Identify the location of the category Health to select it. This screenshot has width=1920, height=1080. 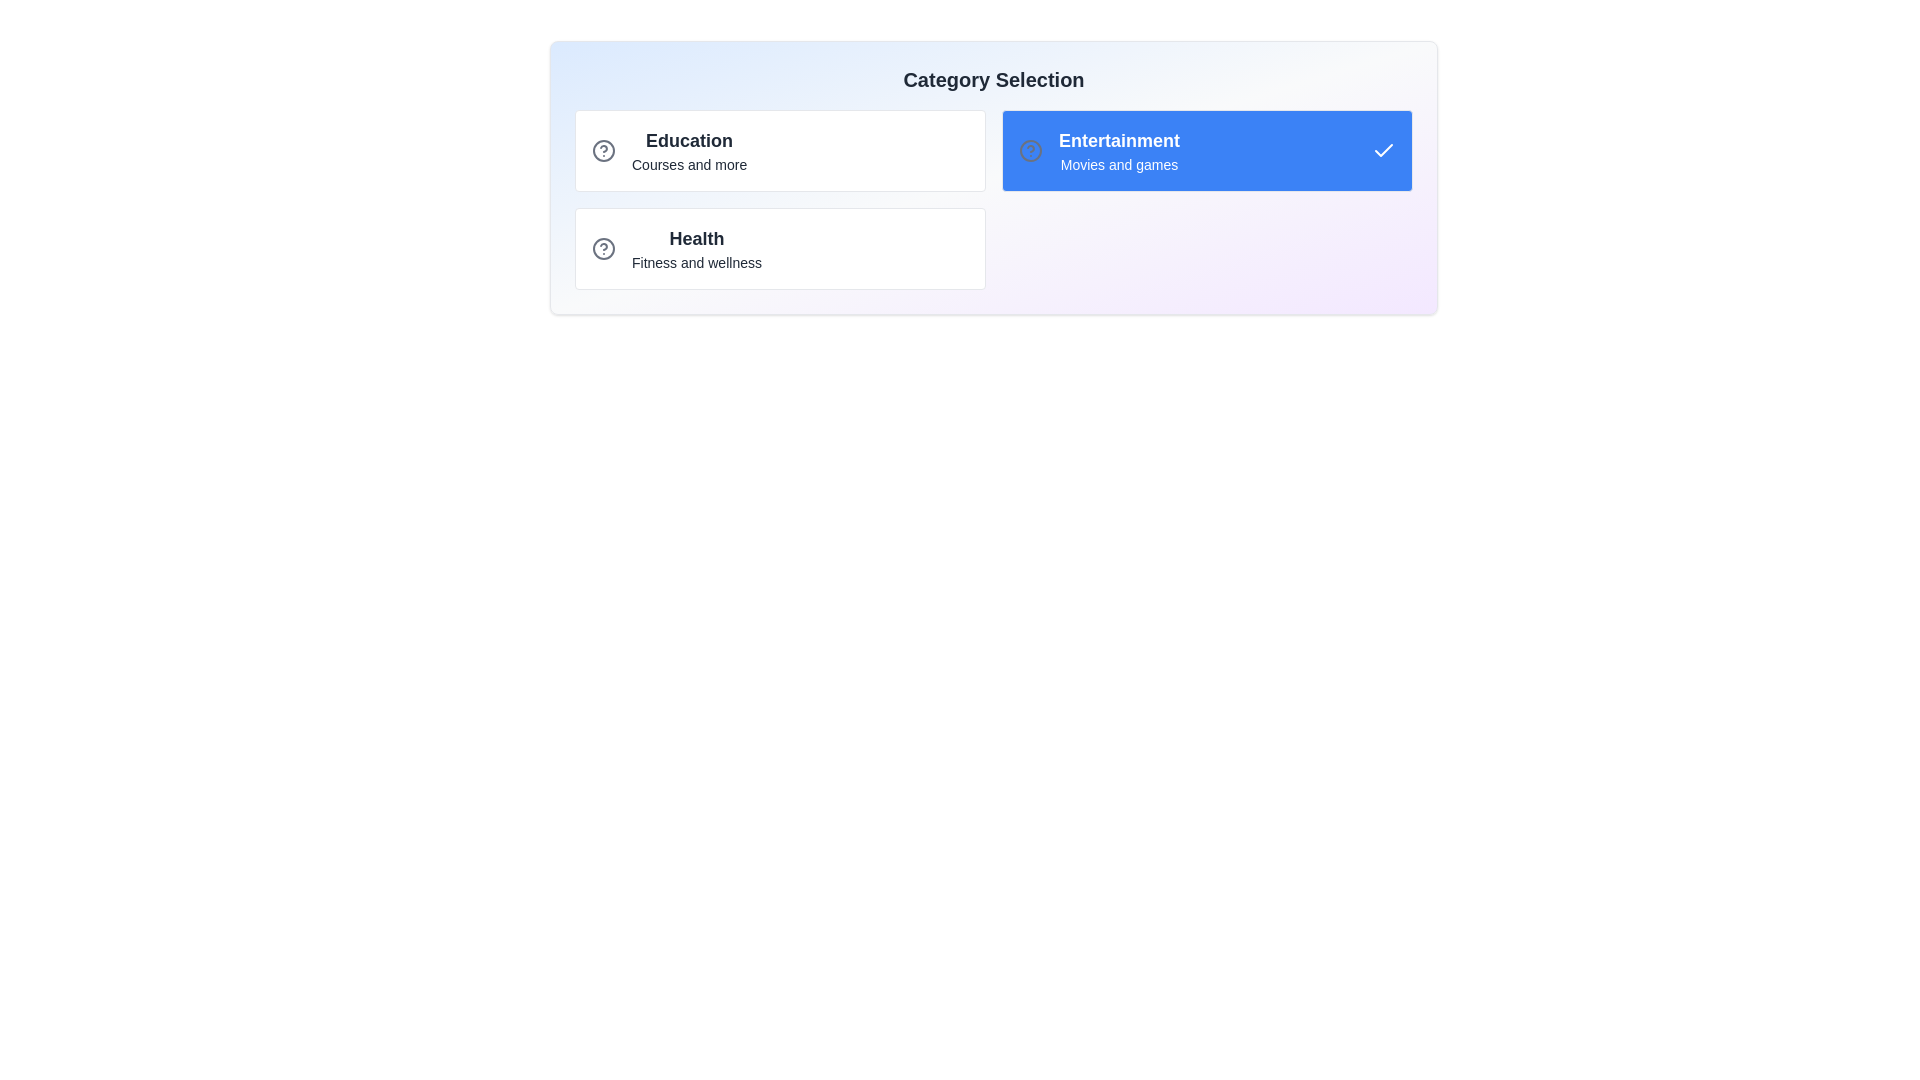
(779, 248).